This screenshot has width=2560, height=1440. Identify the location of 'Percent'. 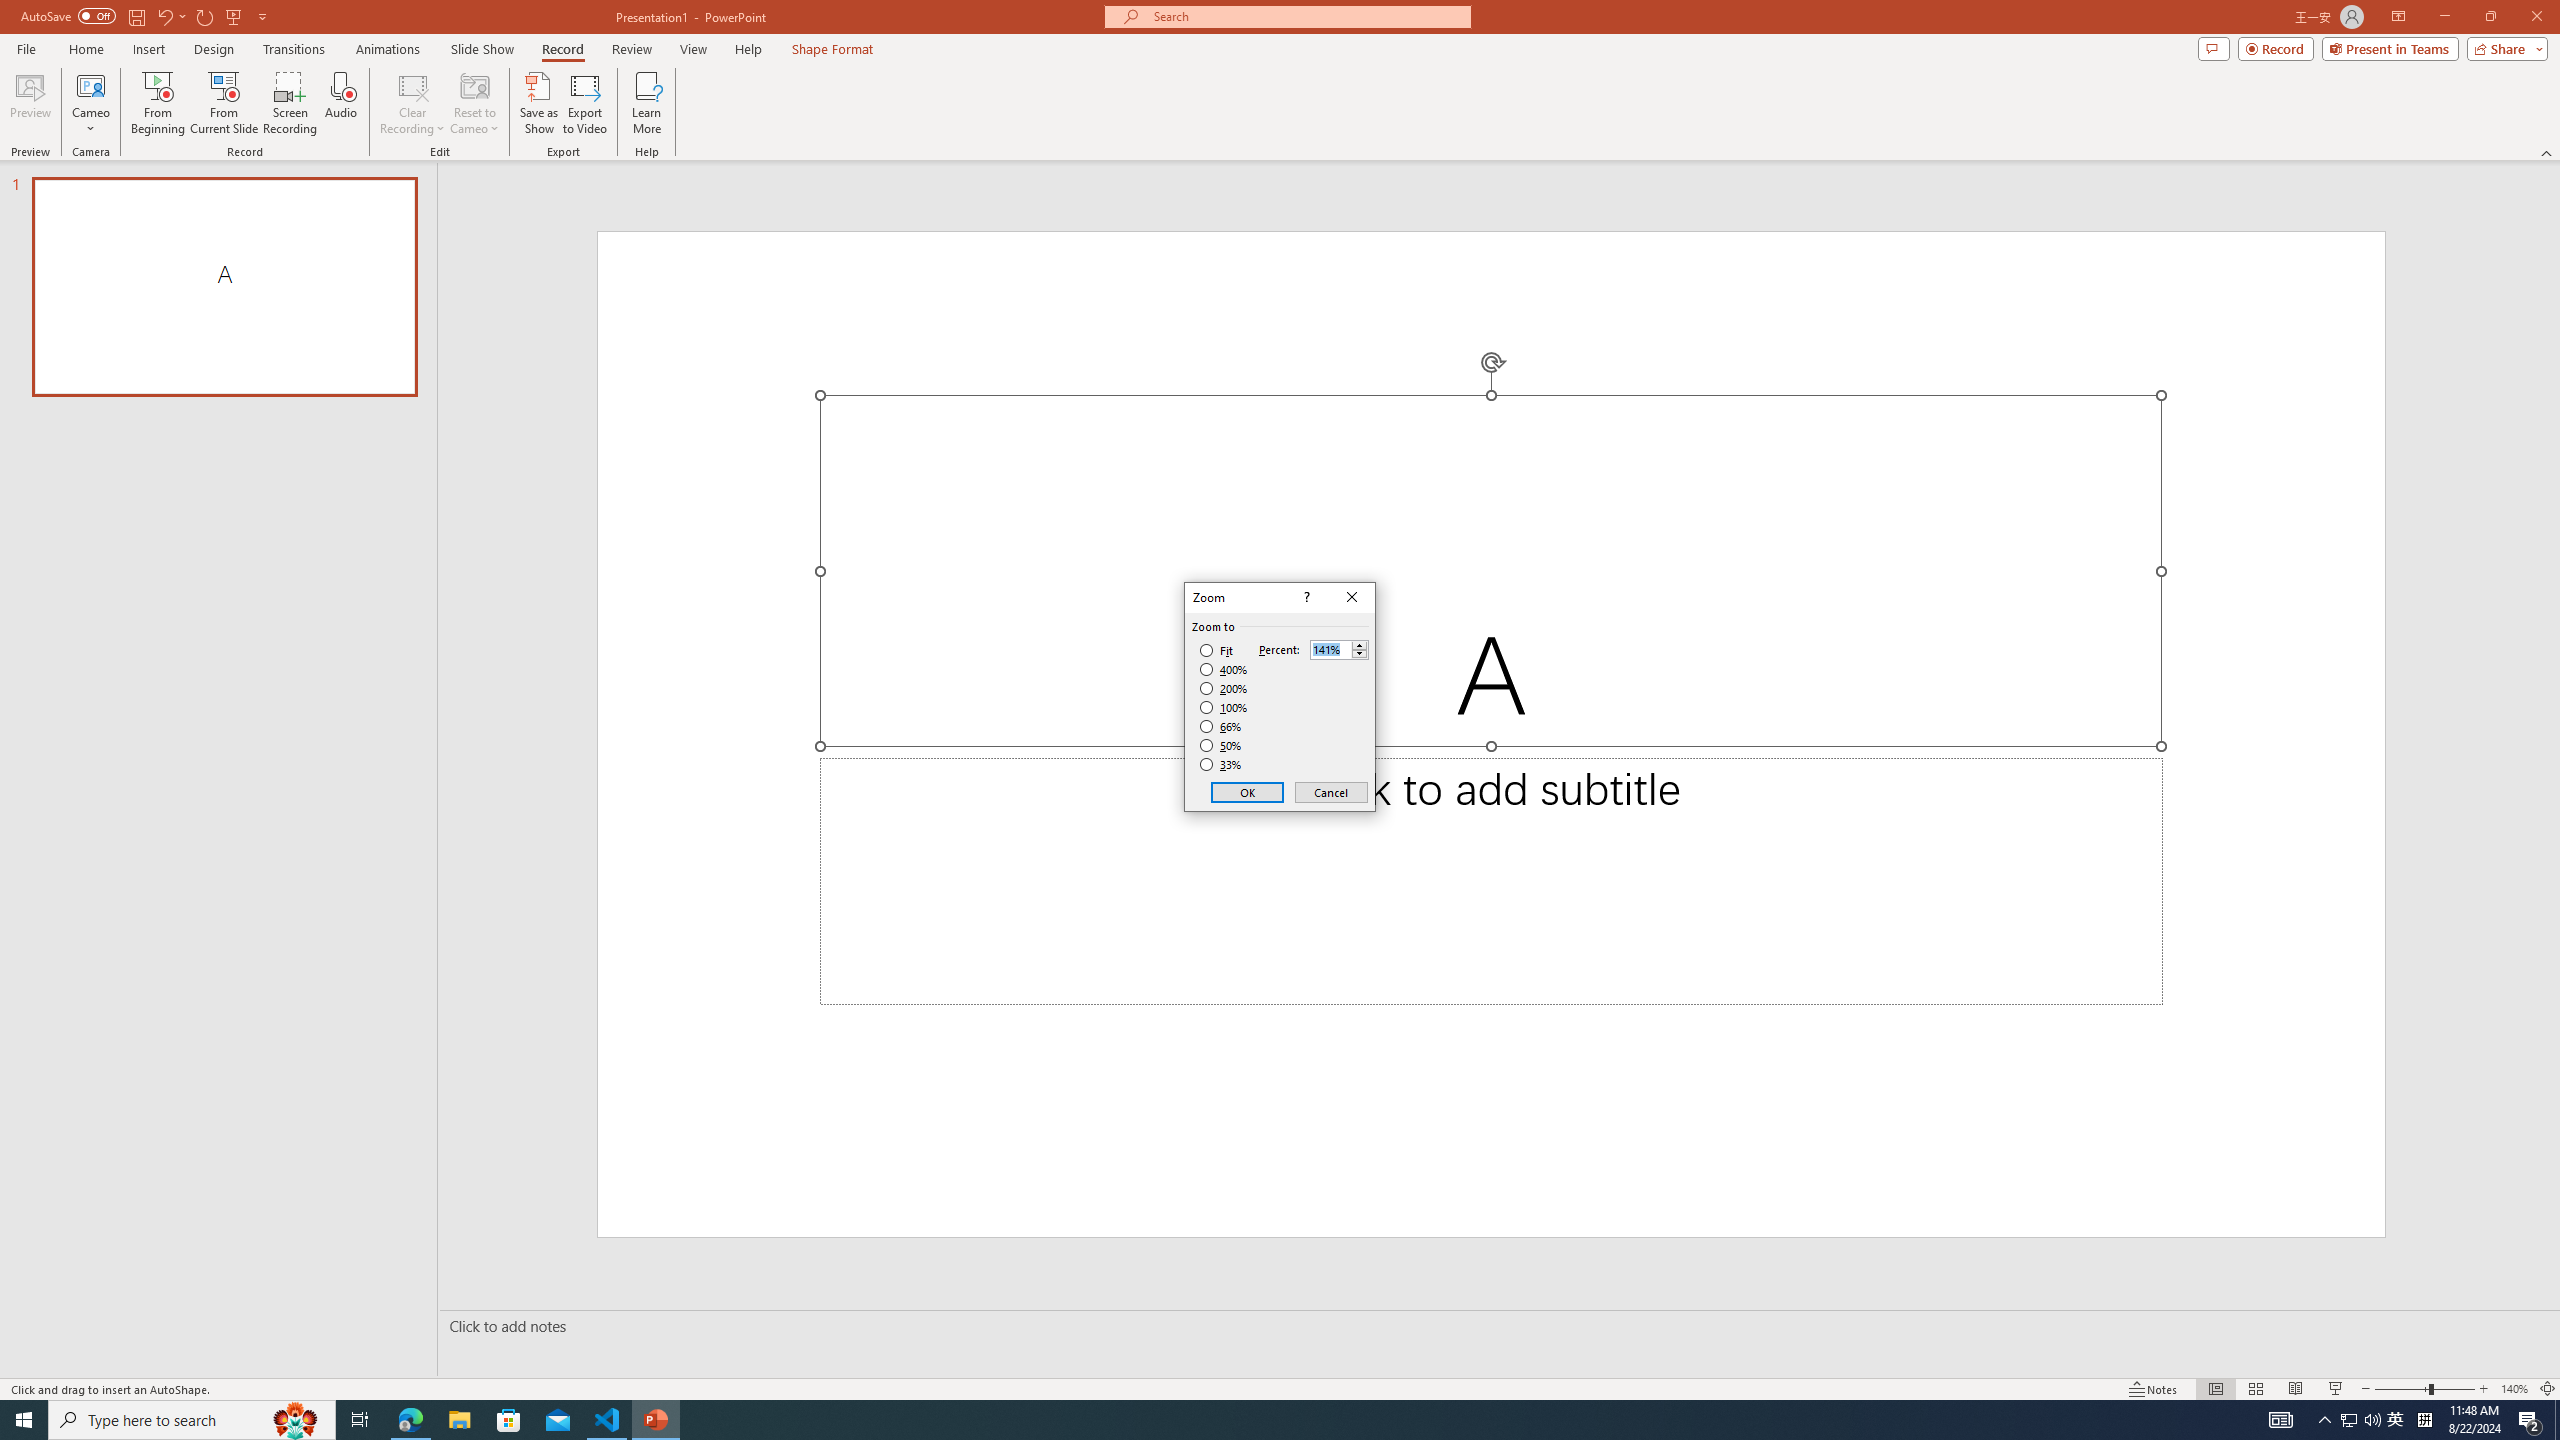
(1330, 650).